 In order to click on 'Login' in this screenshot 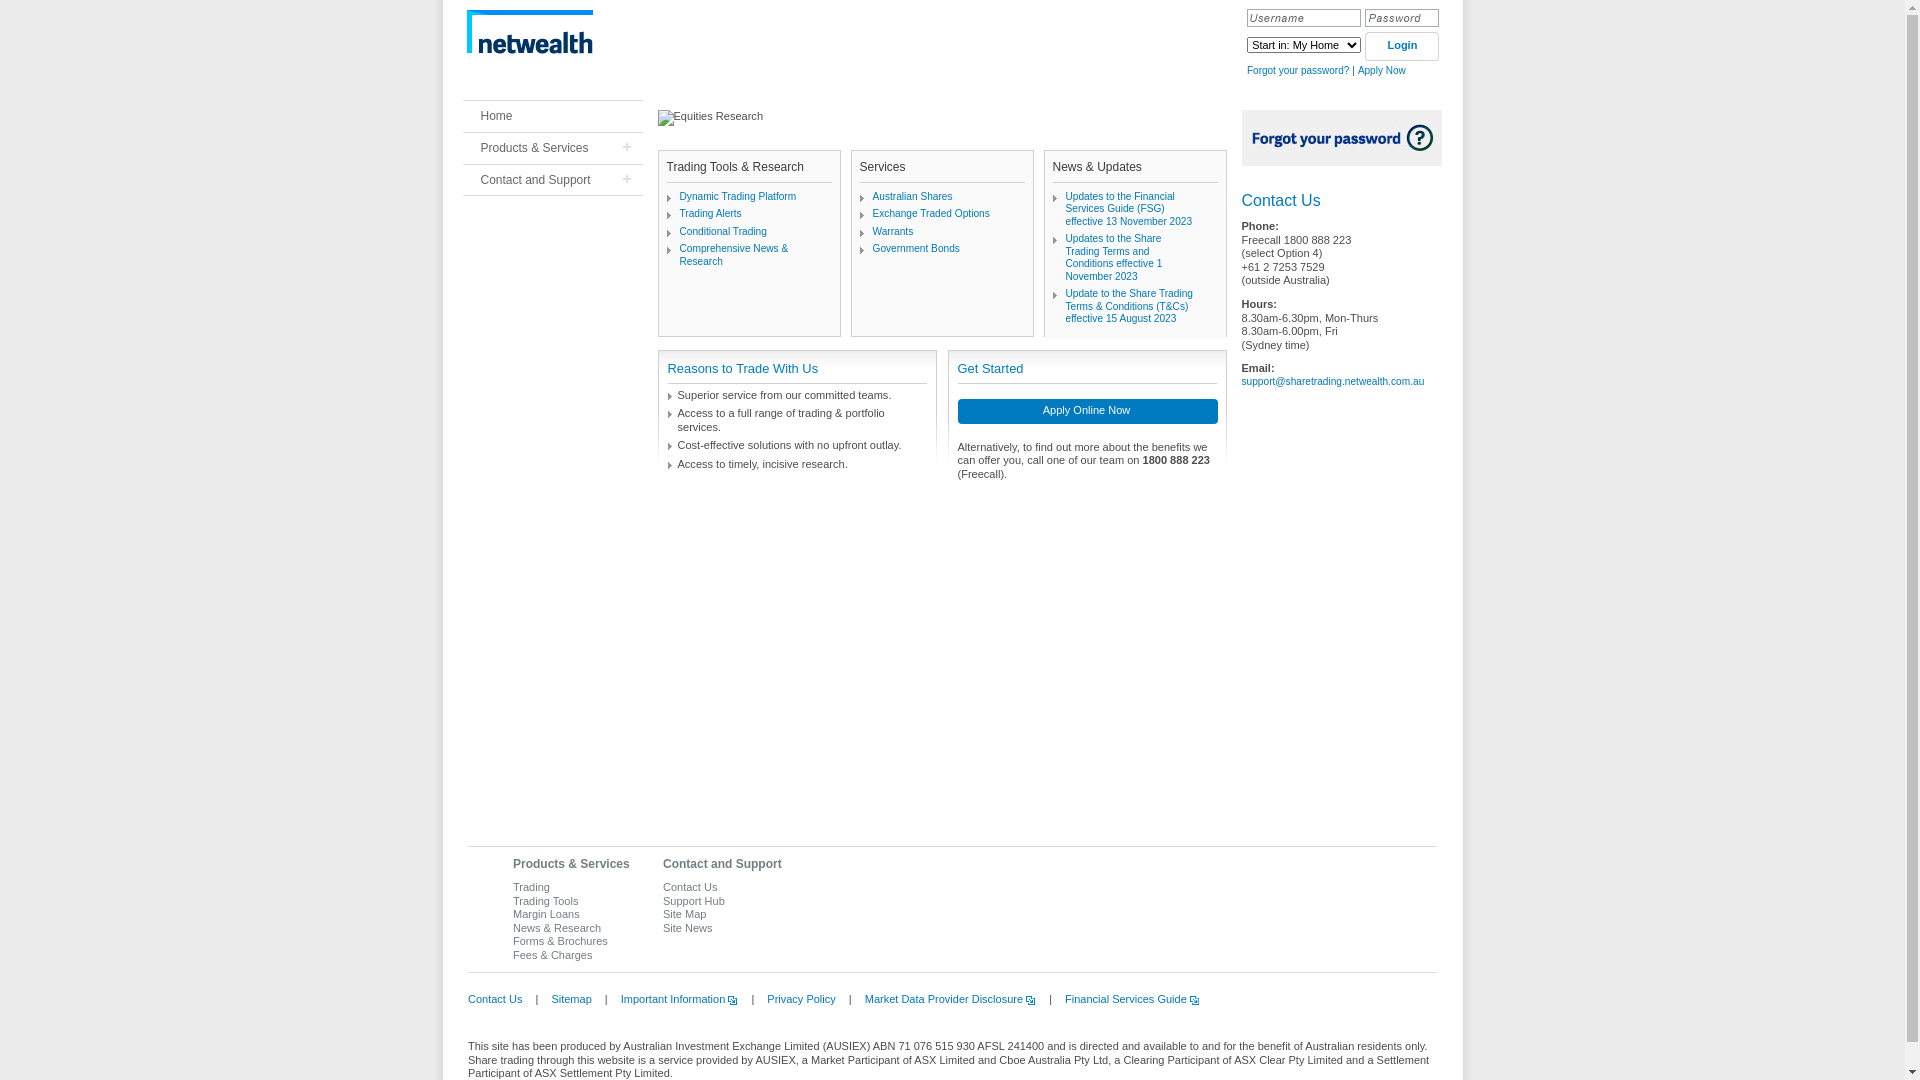, I will do `click(1400, 45)`.